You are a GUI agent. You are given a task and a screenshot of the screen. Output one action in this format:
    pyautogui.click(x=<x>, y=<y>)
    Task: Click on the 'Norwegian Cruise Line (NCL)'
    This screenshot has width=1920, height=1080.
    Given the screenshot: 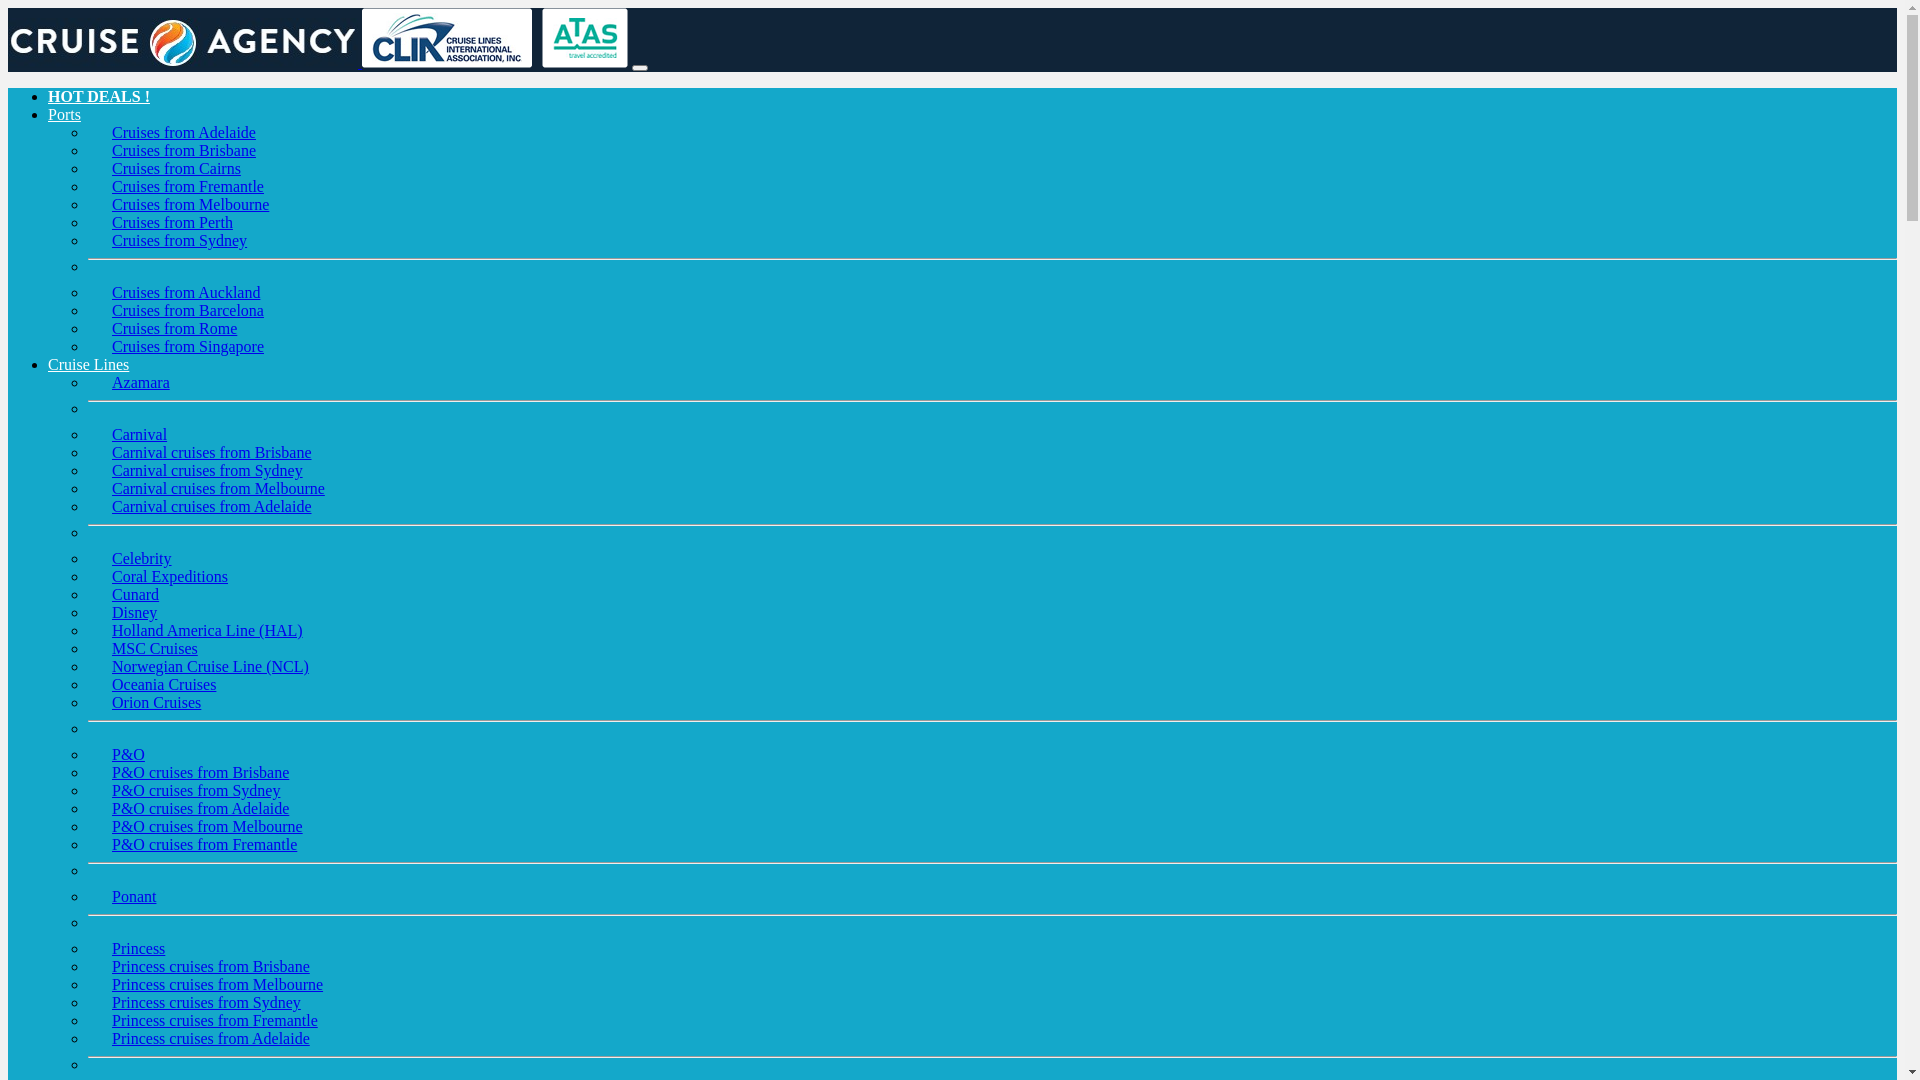 What is the action you would take?
    pyautogui.click(x=210, y=666)
    